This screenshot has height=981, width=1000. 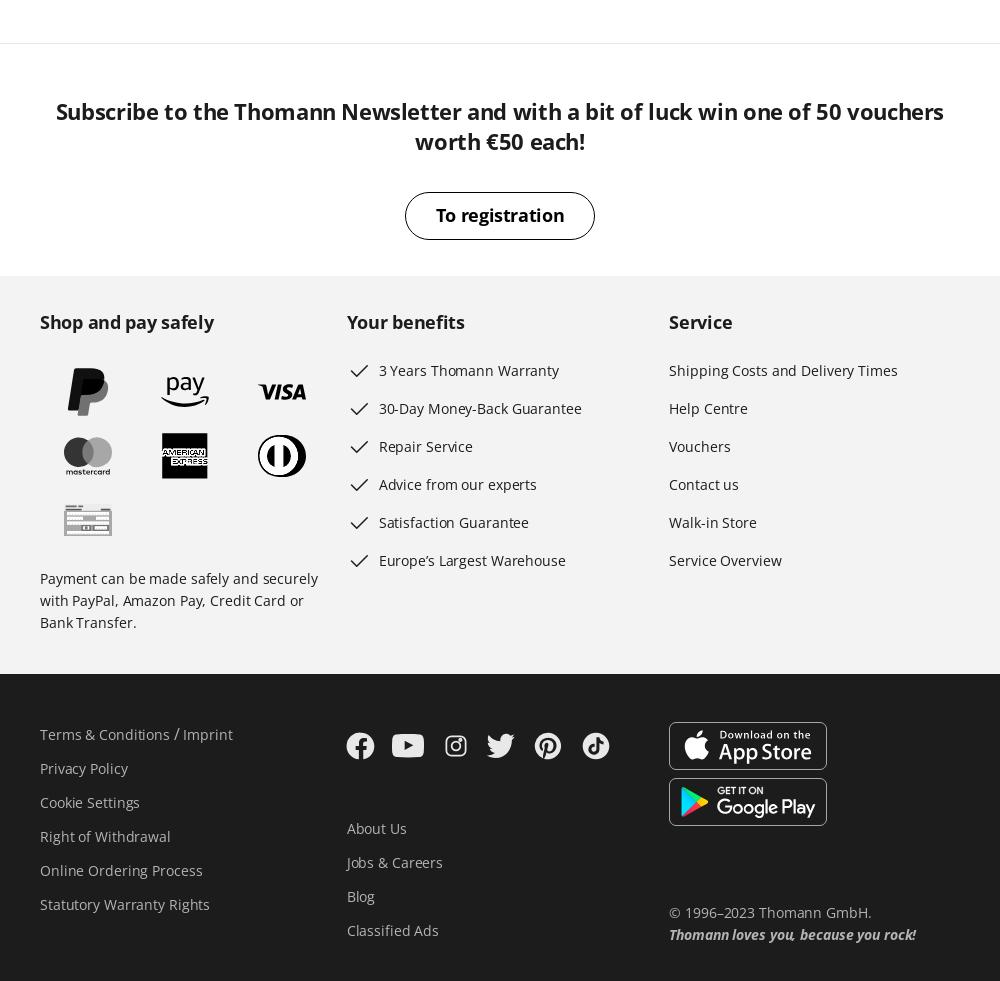 I want to click on 'Shop and pay safely', so click(x=126, y=320).